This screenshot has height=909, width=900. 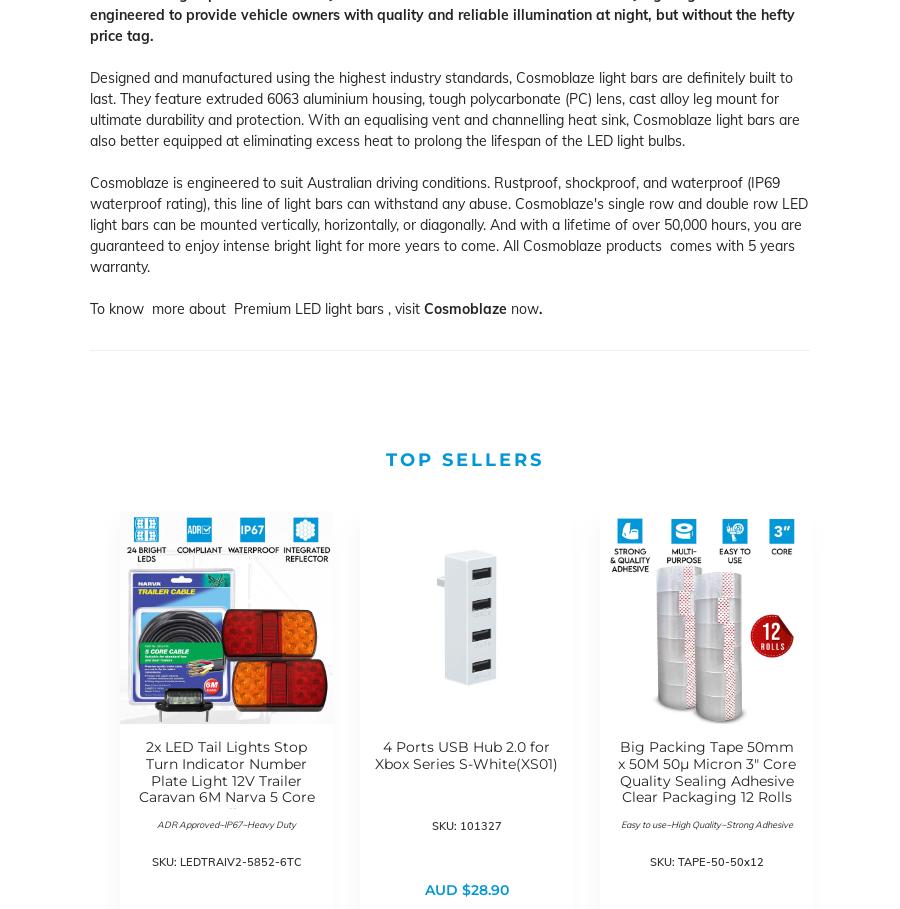 What do you see at coordinates (225, 860) in the screenshot?
I see `'SKU: LEDTRAIV2-5852-6TC'` at bounding box center [225, 860].